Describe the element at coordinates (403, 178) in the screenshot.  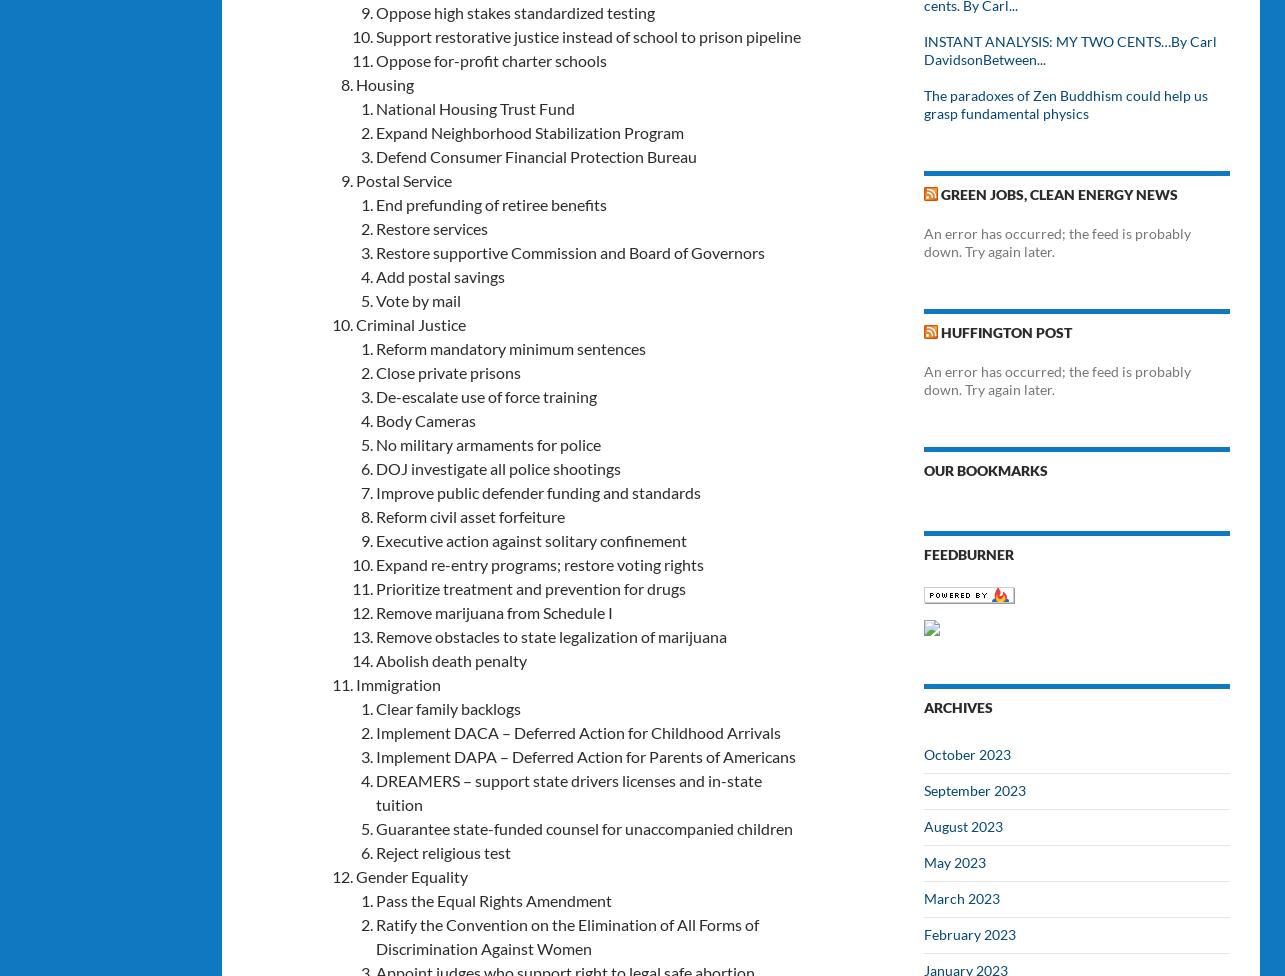
I see `'Postal Service'` at that location.